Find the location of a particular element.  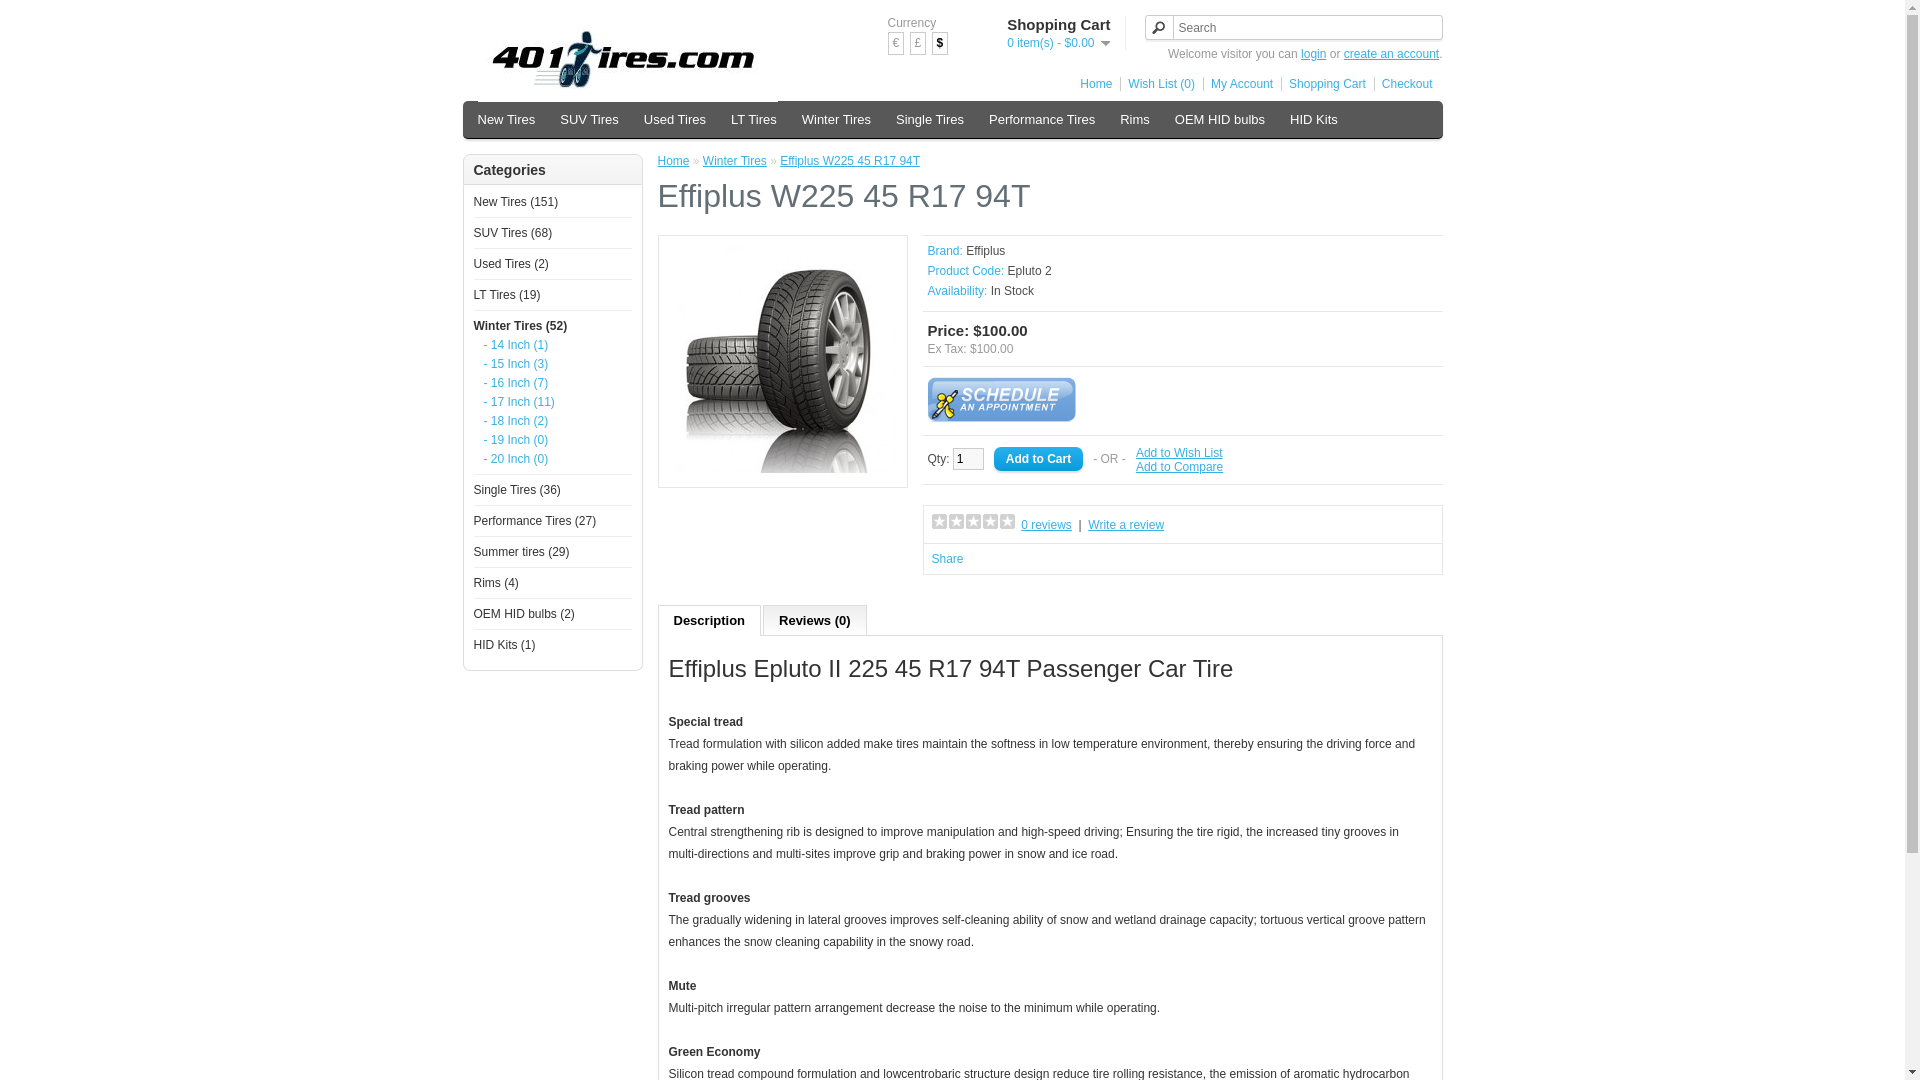

'Share' is located at coordinates (947, 559).